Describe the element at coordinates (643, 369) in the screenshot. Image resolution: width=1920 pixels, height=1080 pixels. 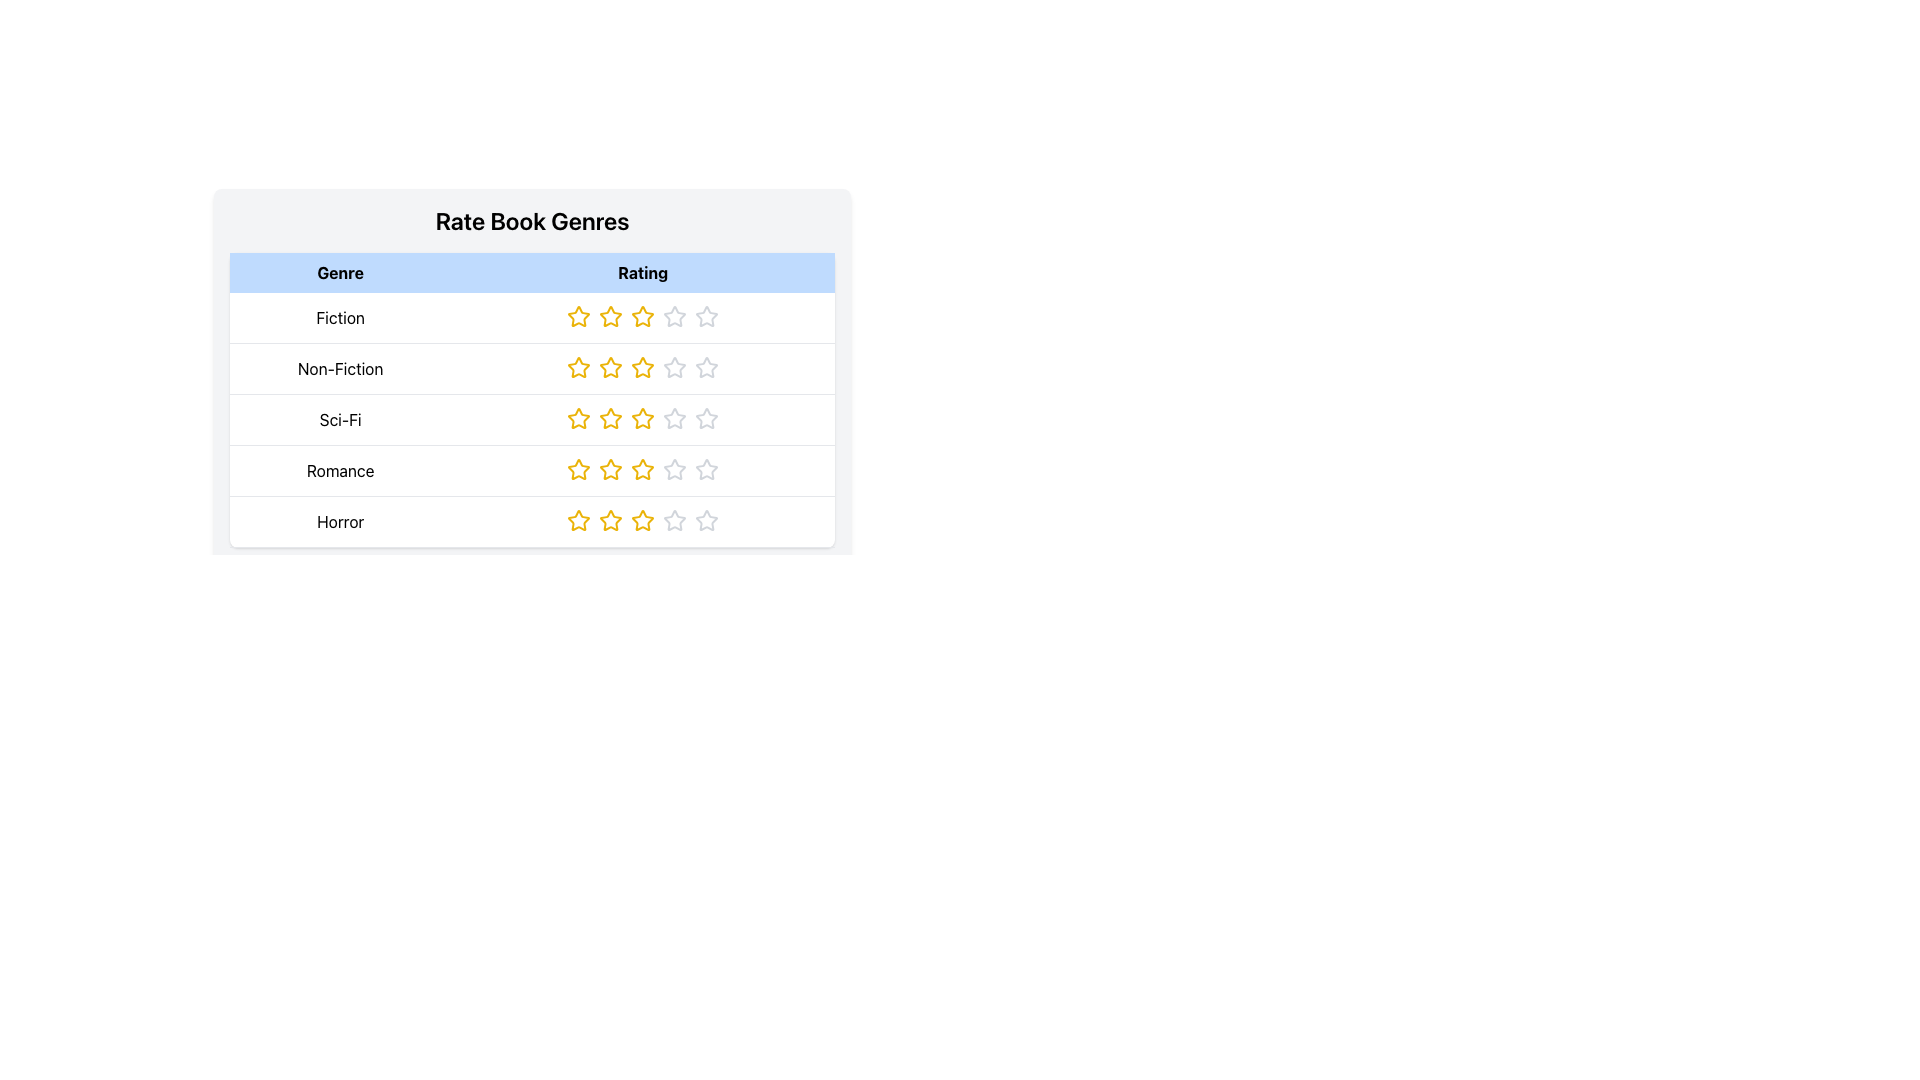
I see `the fifth star icon in the 'Rating' column of the 'Non-Fiction' row, which represents the rating system` at that location.